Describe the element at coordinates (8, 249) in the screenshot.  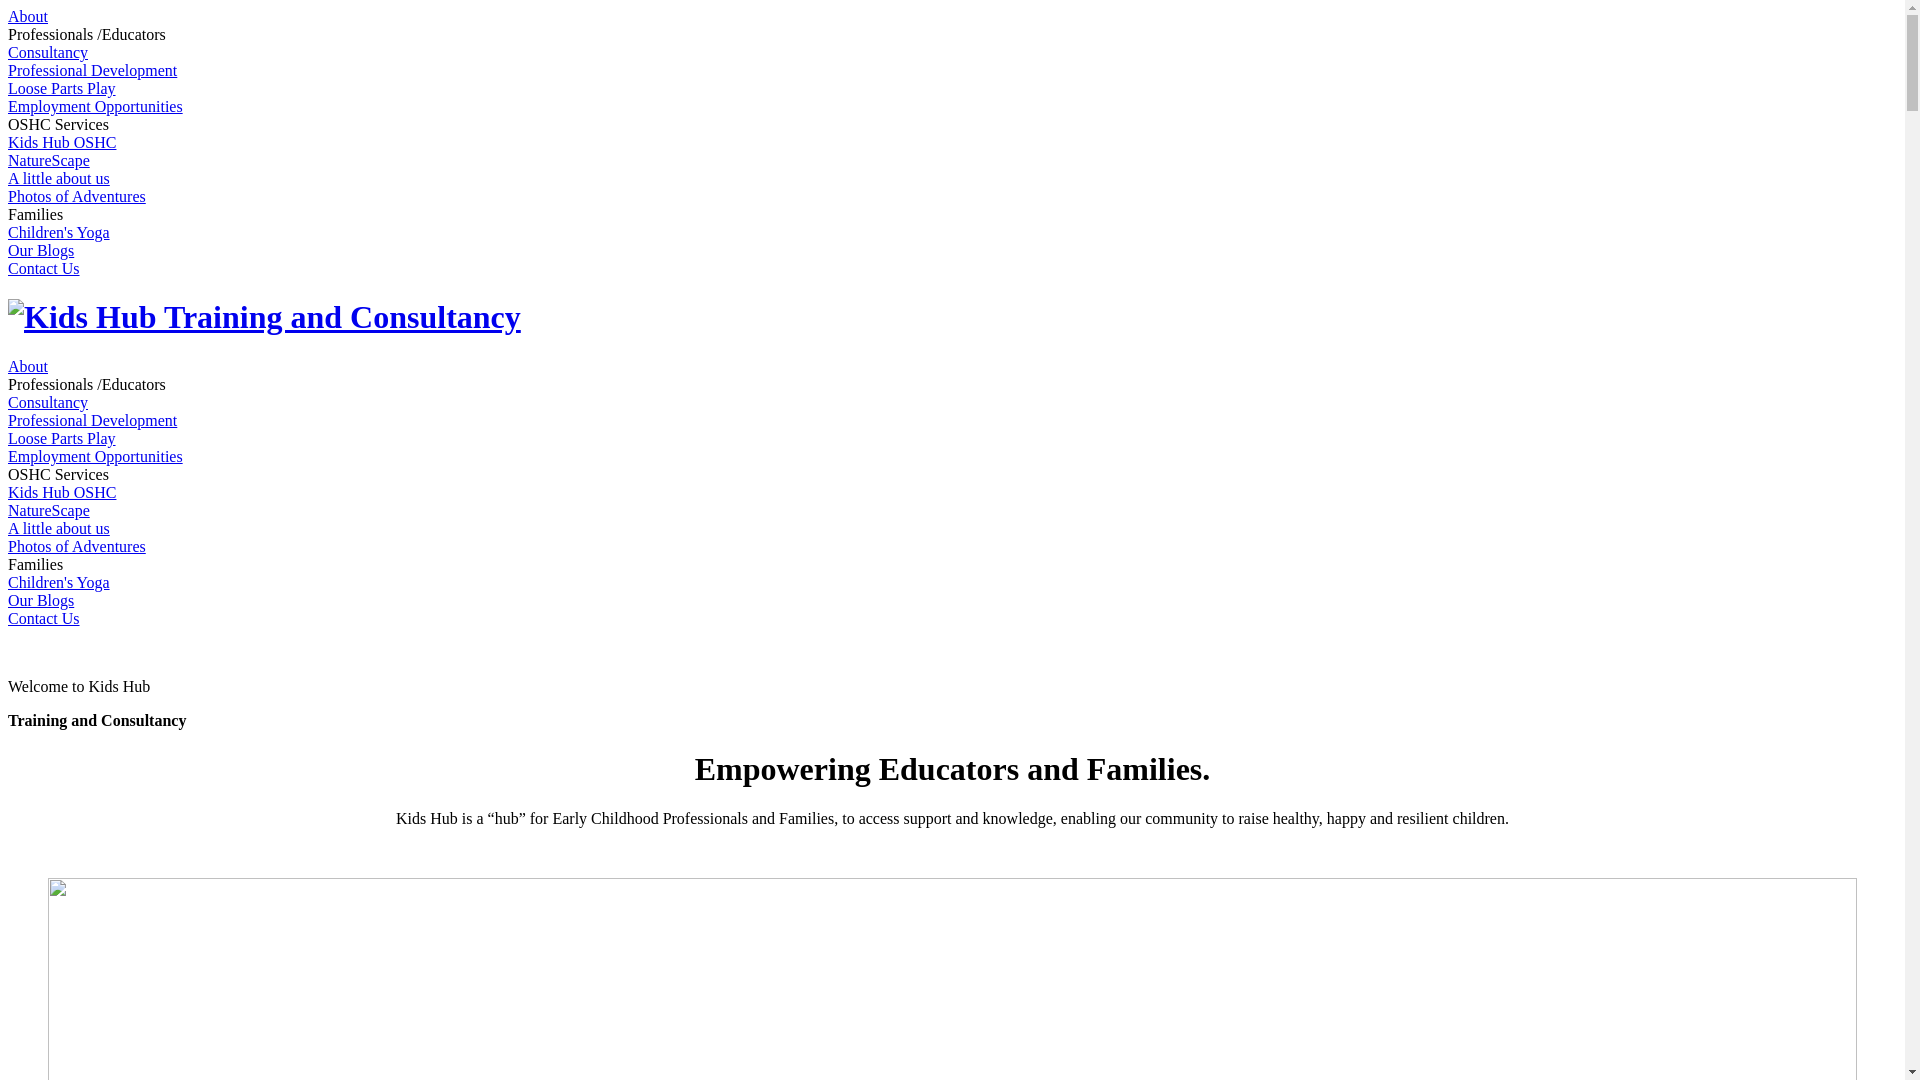
I see `'Our Blogs'` at that location.